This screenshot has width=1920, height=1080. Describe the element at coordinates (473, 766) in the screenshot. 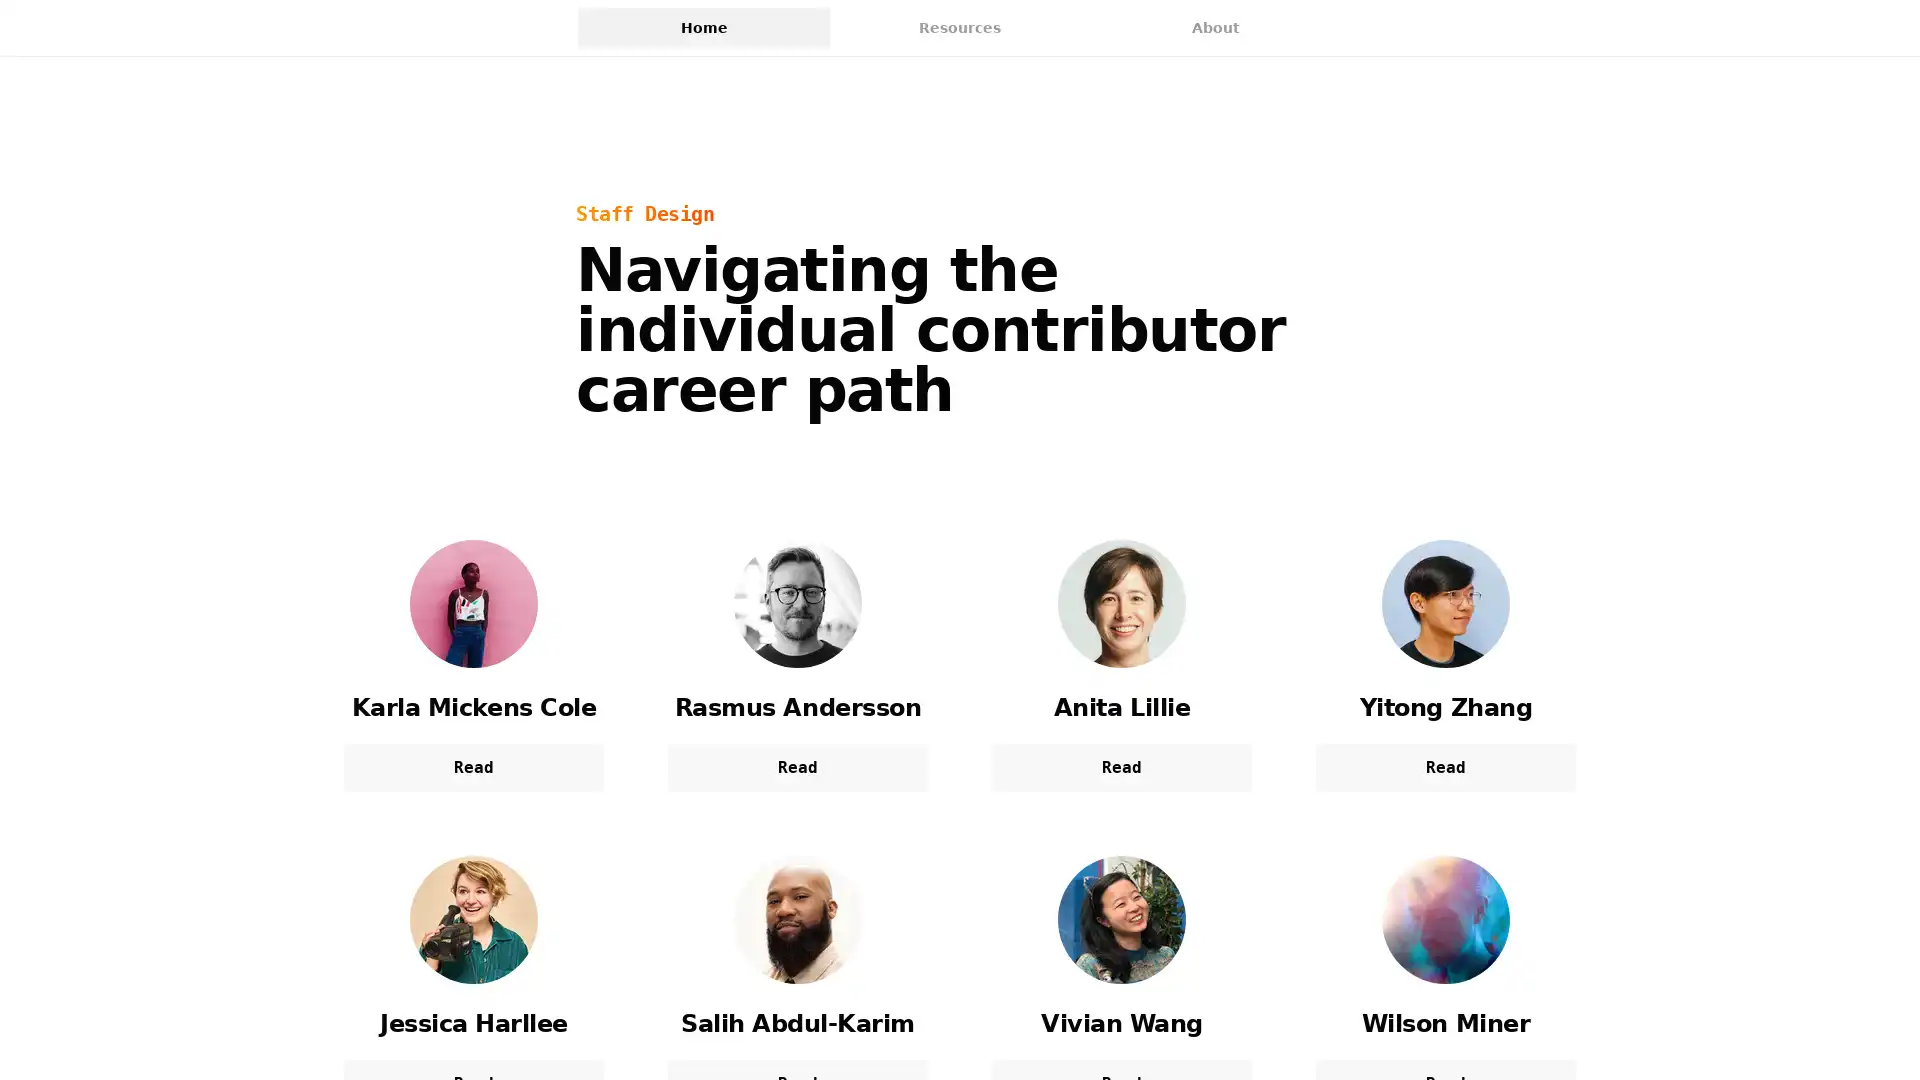

I see `Read` at that location.